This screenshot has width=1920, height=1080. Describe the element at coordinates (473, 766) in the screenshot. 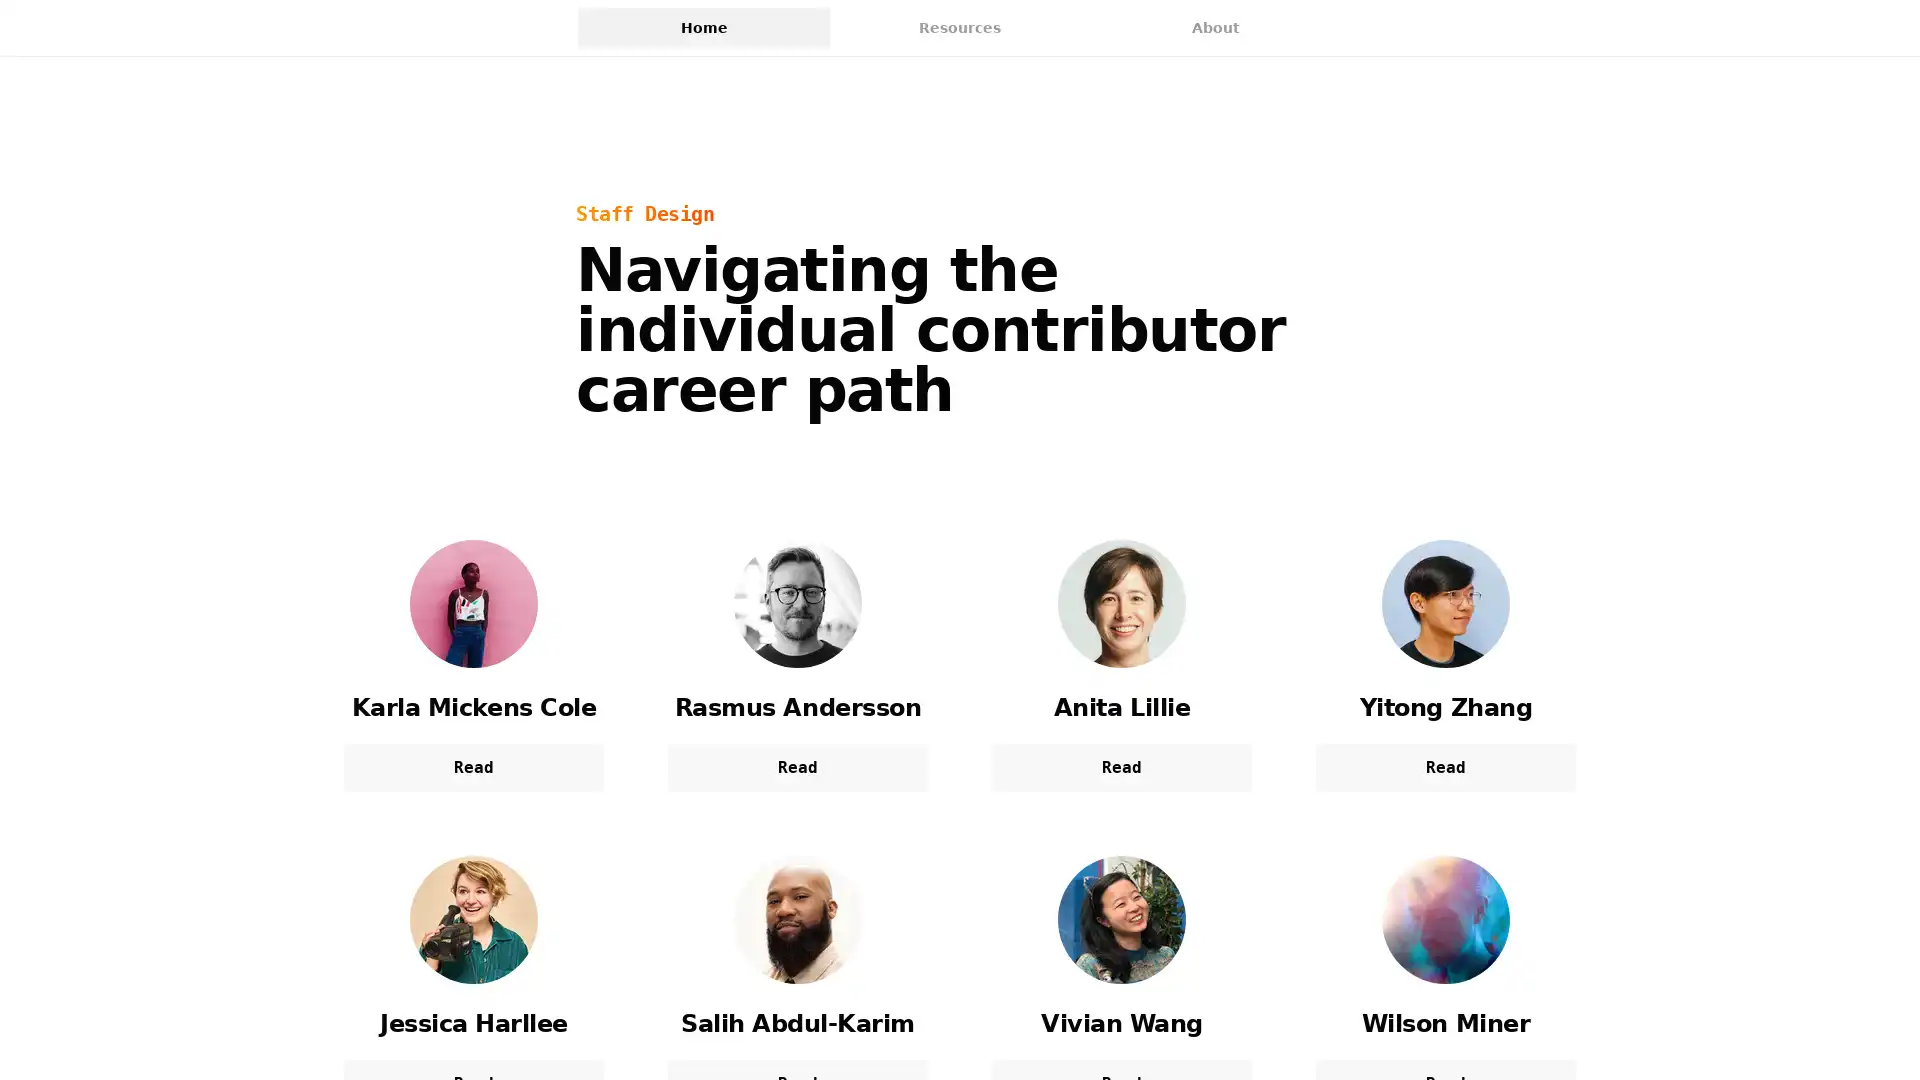

I see `Read` at that location.